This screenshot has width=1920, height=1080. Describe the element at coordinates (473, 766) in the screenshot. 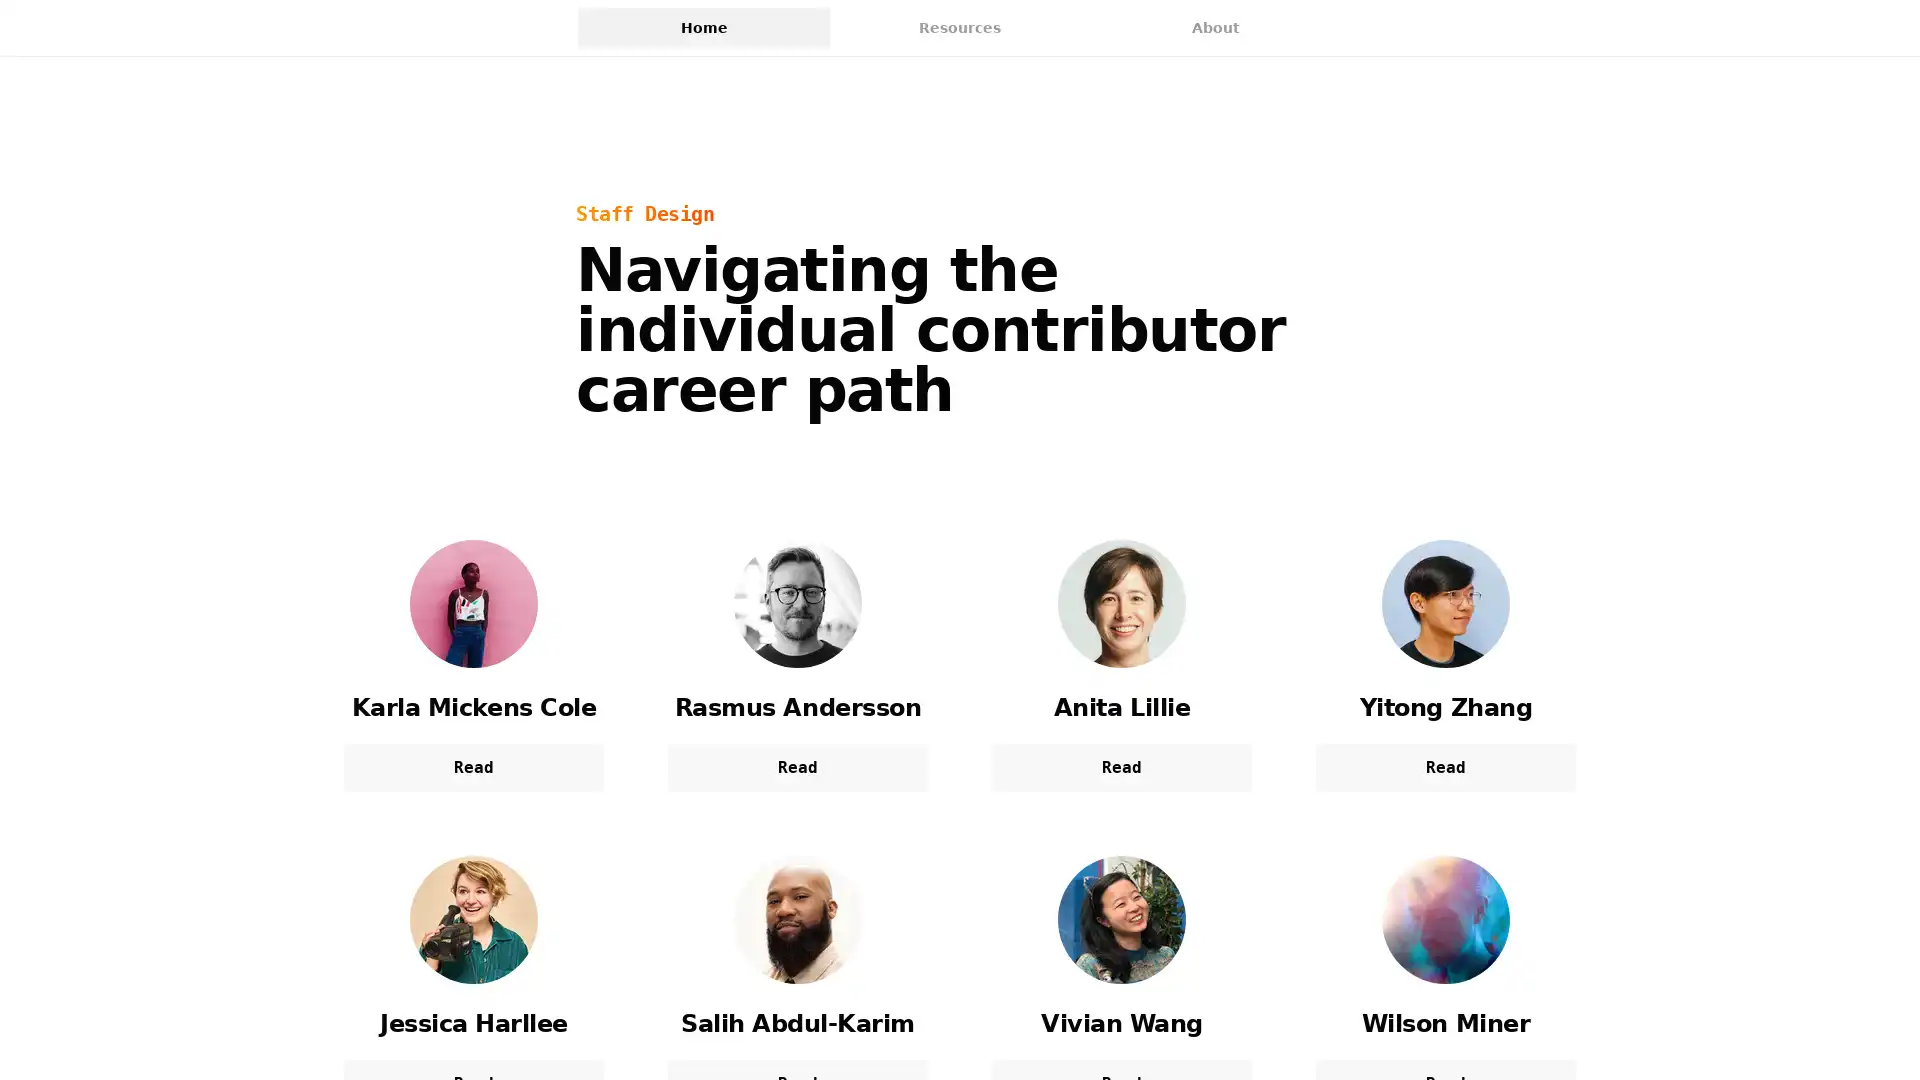

I see `Read` at that location.